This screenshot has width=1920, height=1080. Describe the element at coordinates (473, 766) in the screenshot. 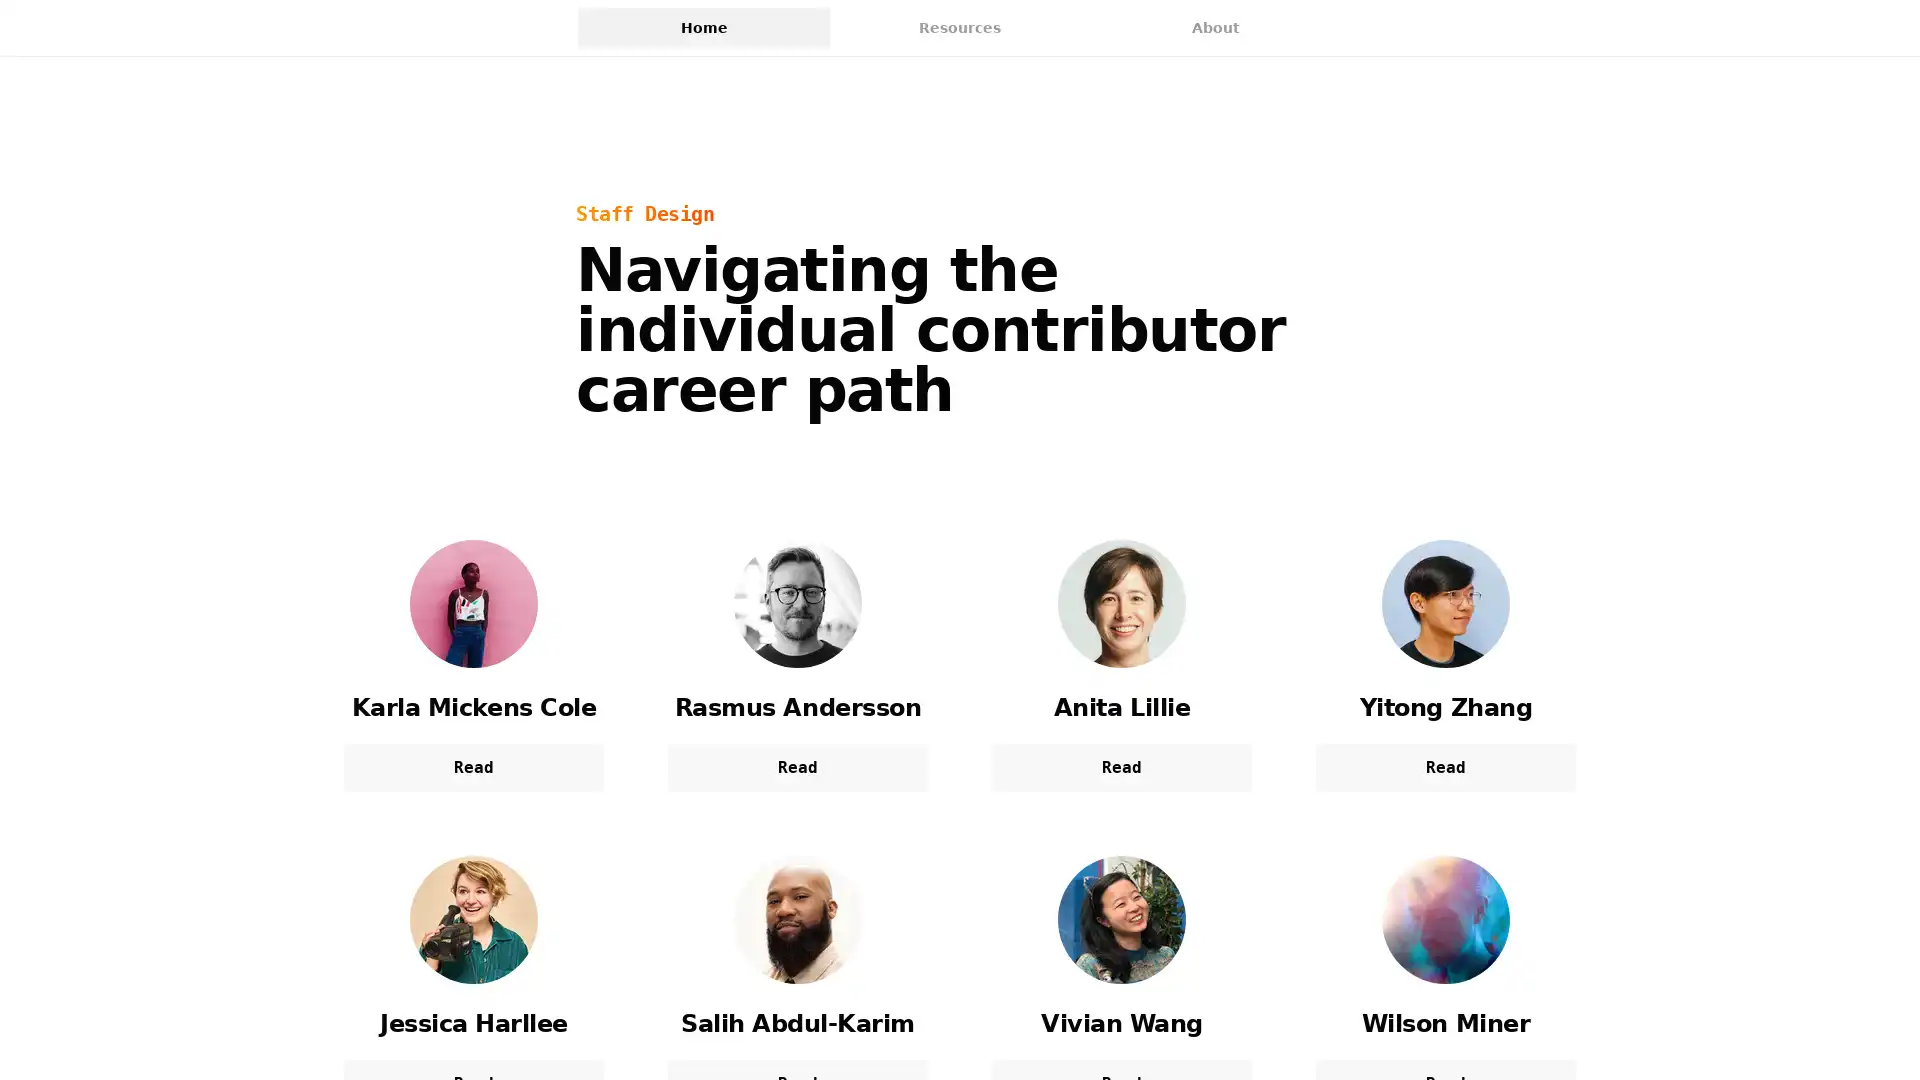

I see `Read` at that location.